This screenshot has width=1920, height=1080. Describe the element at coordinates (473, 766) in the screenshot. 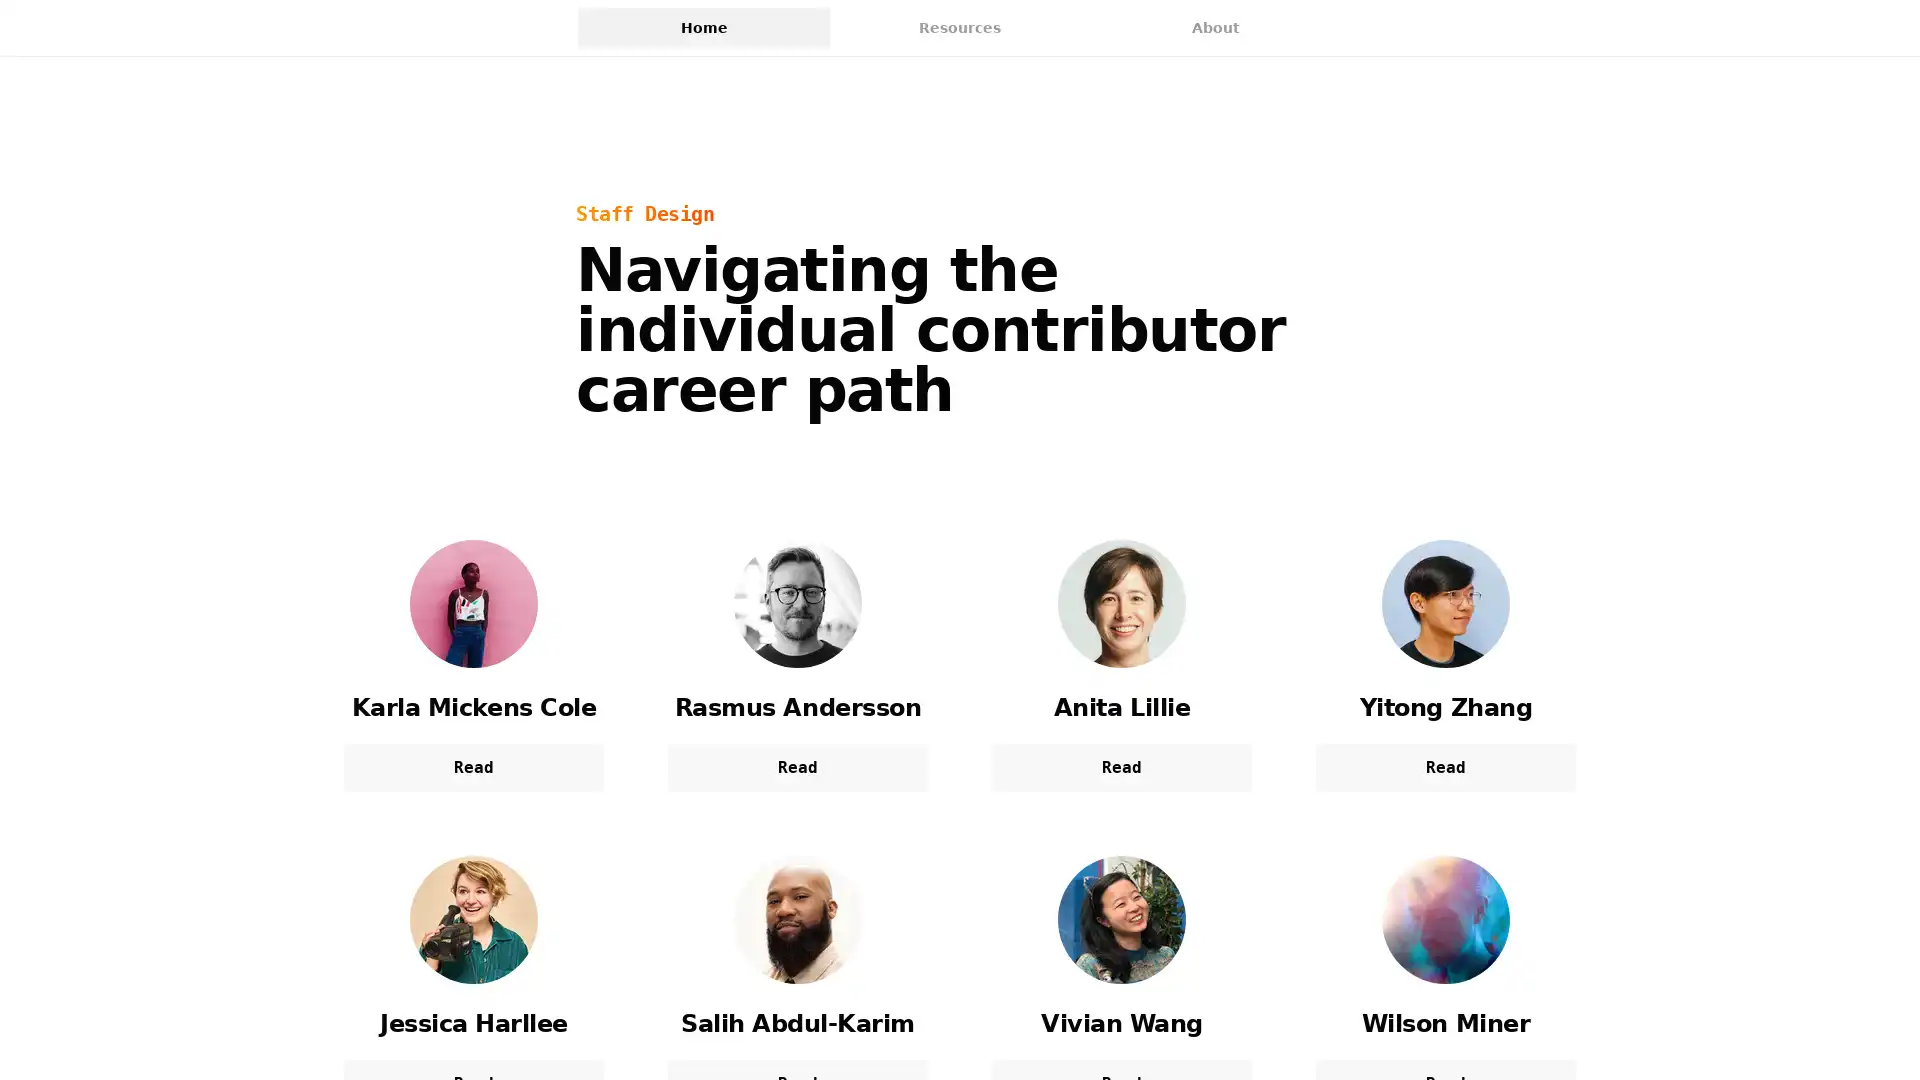

I see `Read` at that location.